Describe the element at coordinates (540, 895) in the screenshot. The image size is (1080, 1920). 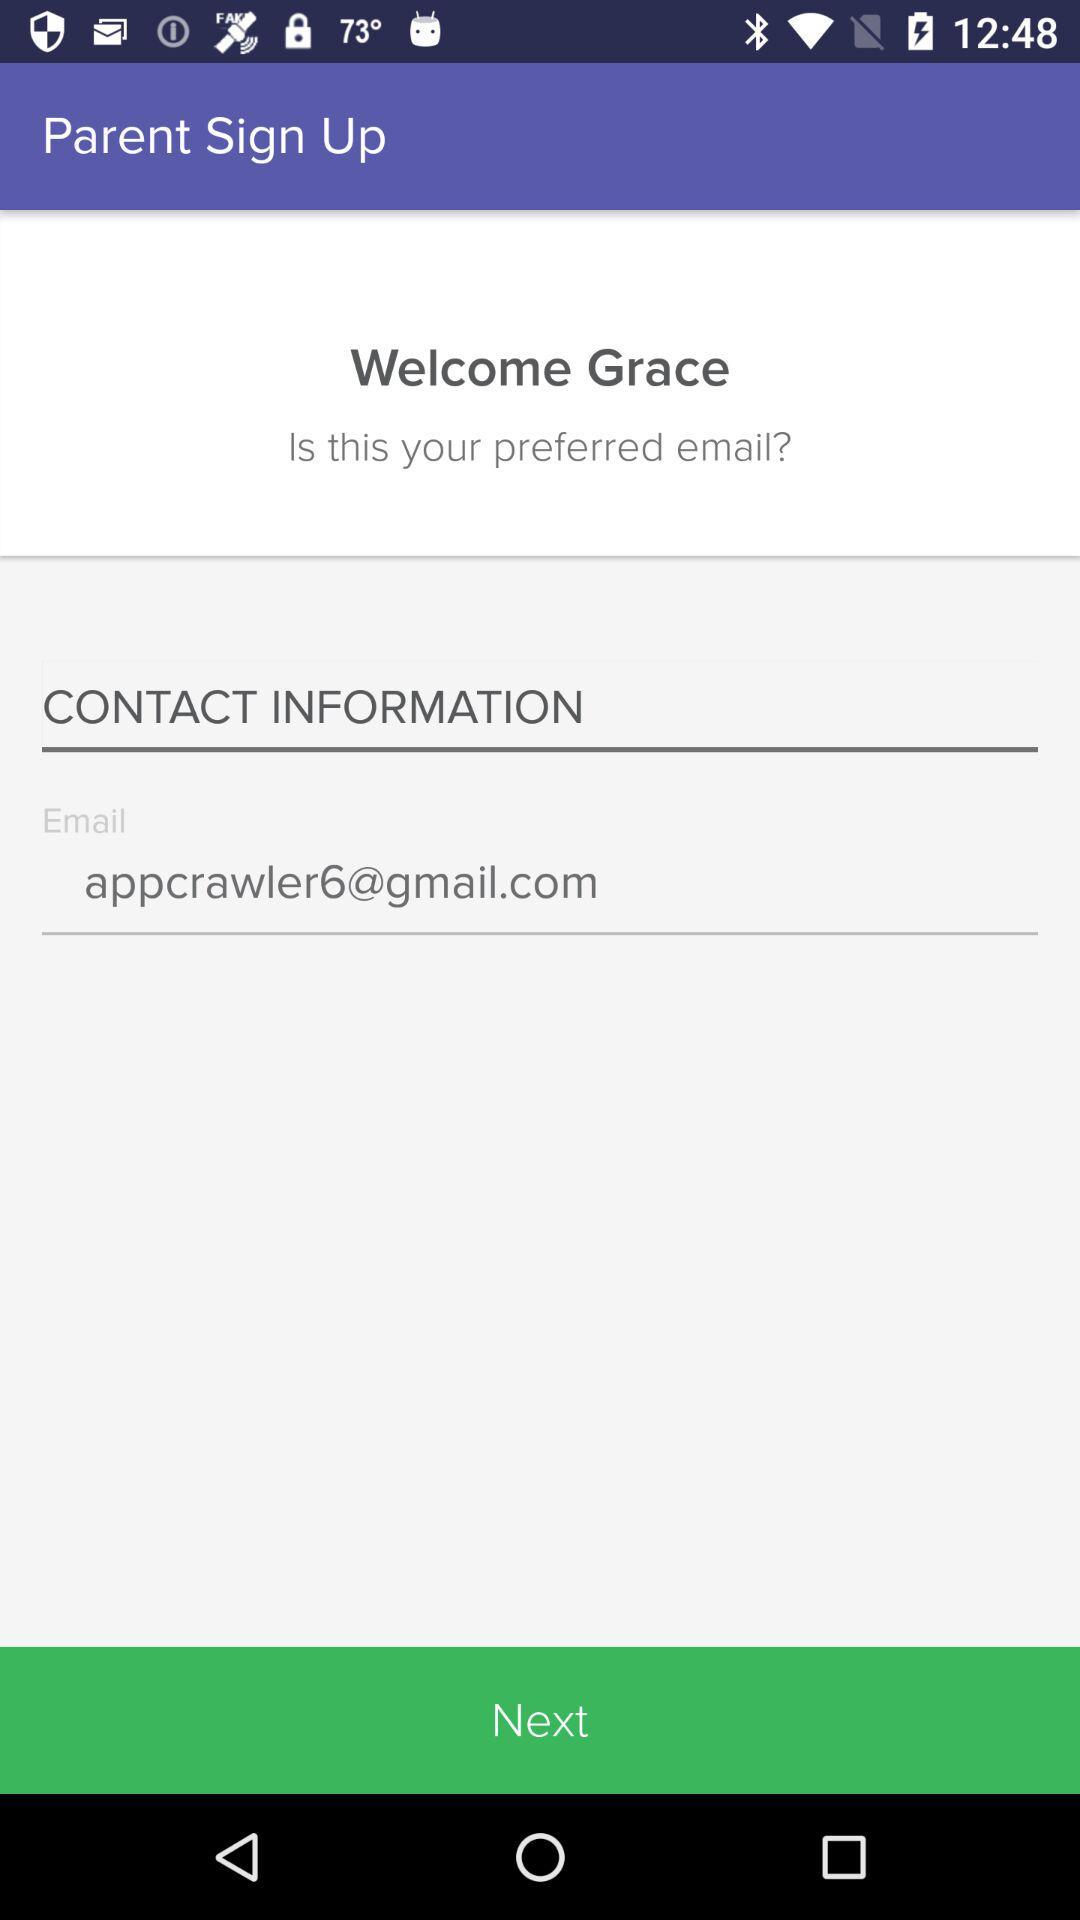
I see `appcrawler6@gmail.com` at that location.